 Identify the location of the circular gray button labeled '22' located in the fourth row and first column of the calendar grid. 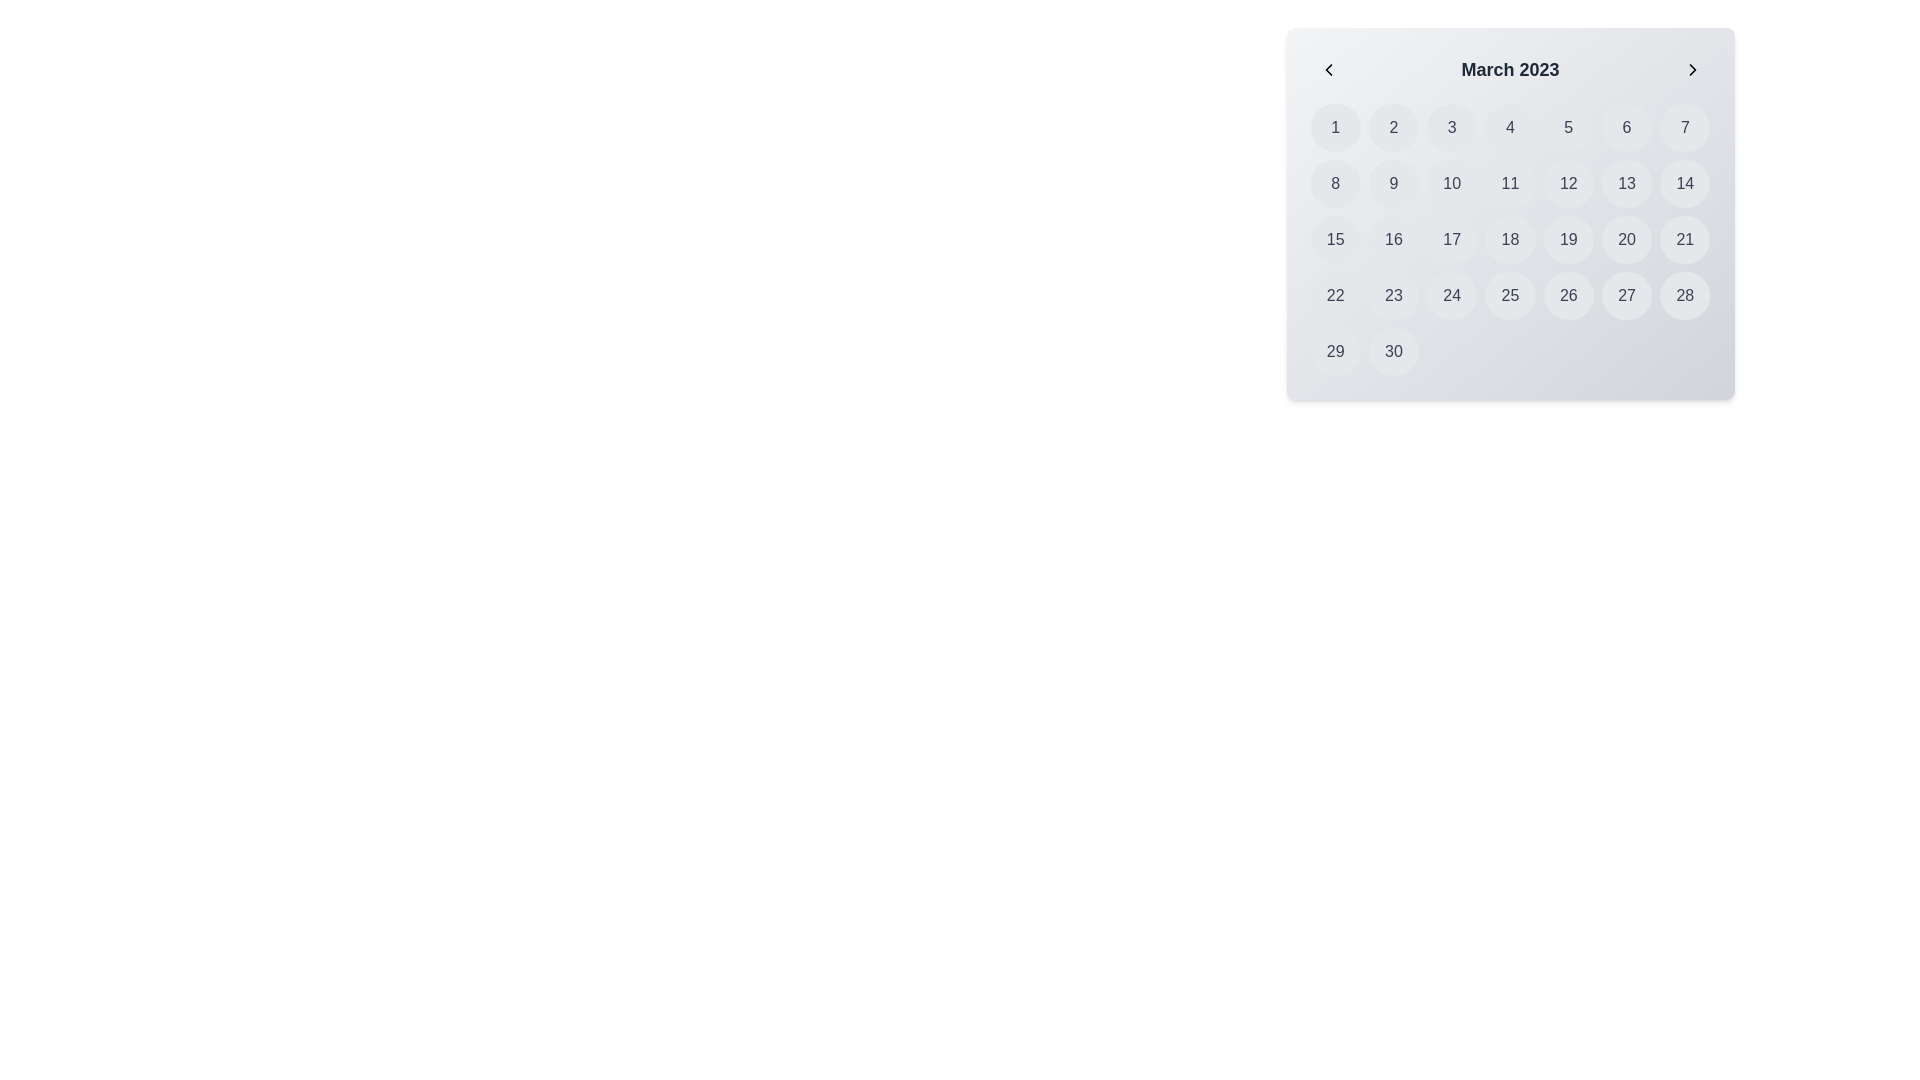
(1335, 296).